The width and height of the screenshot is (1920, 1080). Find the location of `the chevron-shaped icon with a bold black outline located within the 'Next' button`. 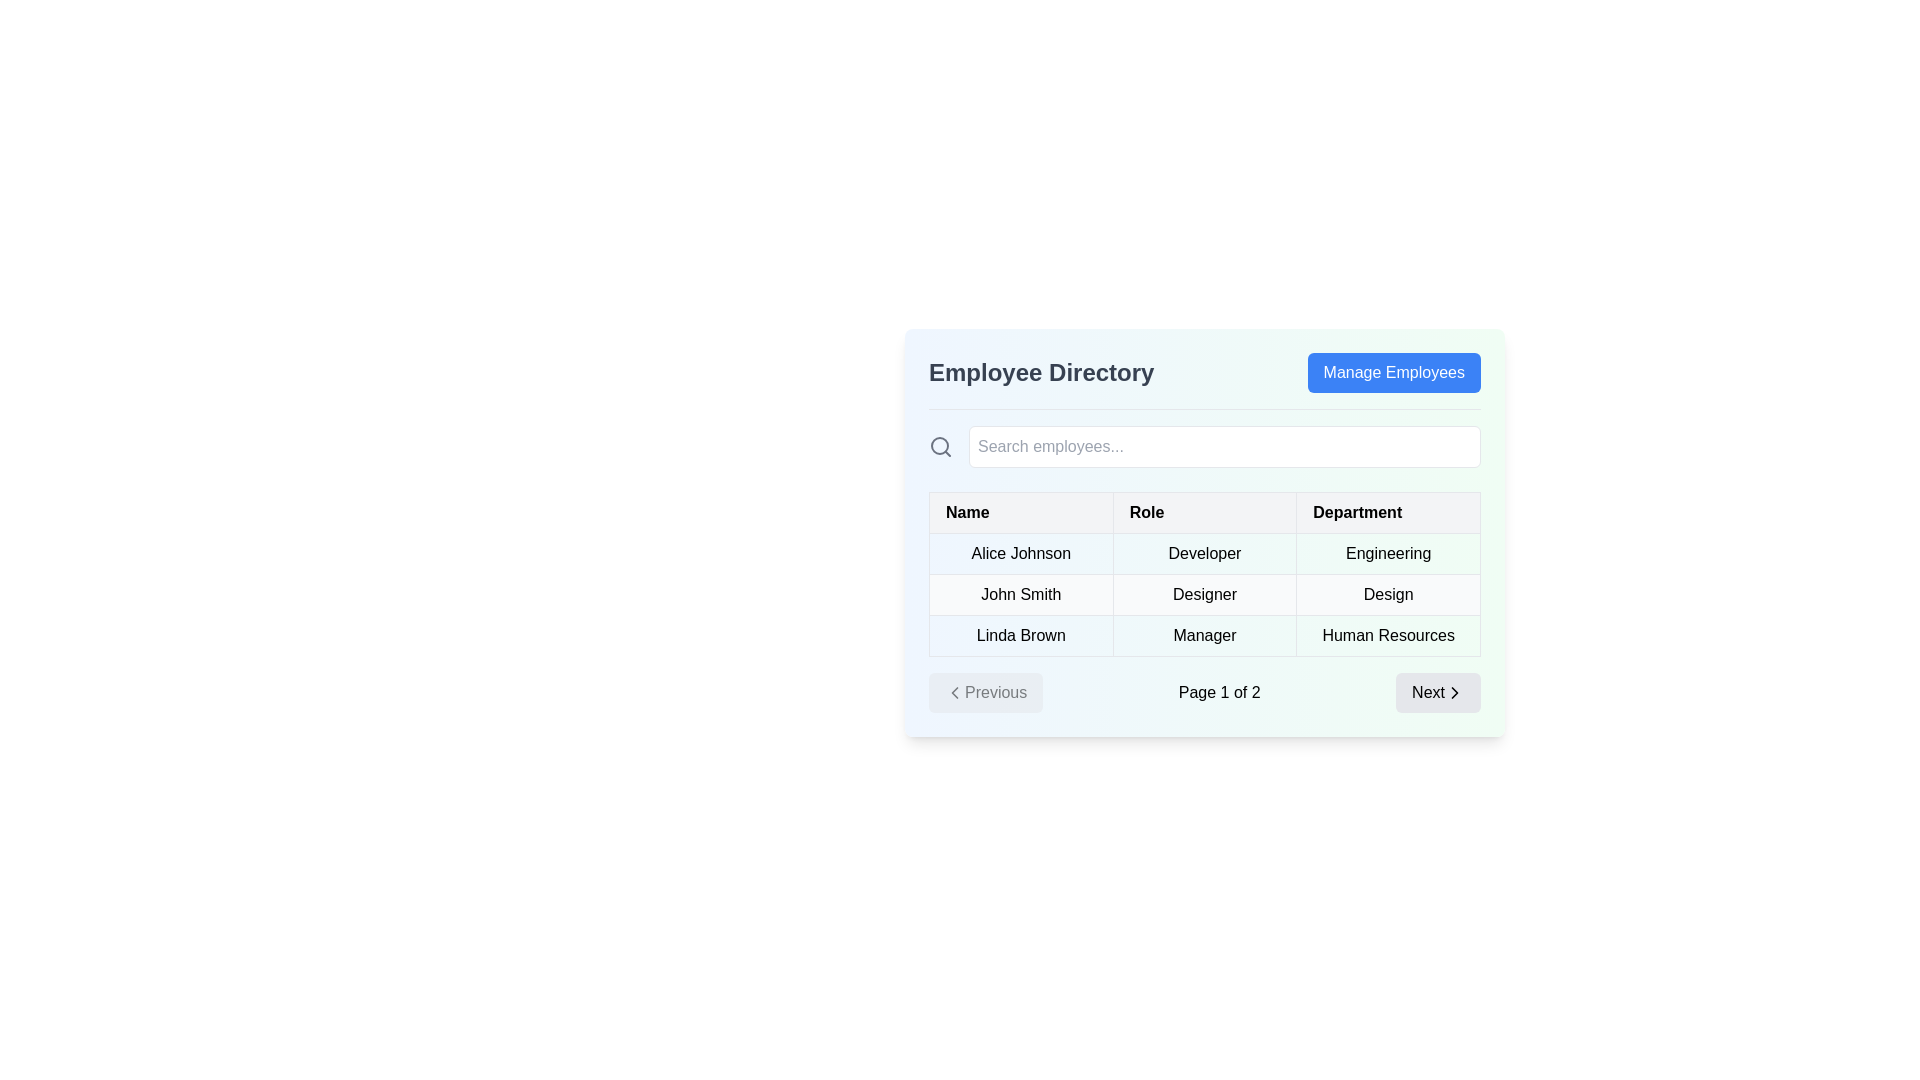

the chevron-shaped icon with a bold black outline located within the 'Next' button is located at coordinates (1454, 692).